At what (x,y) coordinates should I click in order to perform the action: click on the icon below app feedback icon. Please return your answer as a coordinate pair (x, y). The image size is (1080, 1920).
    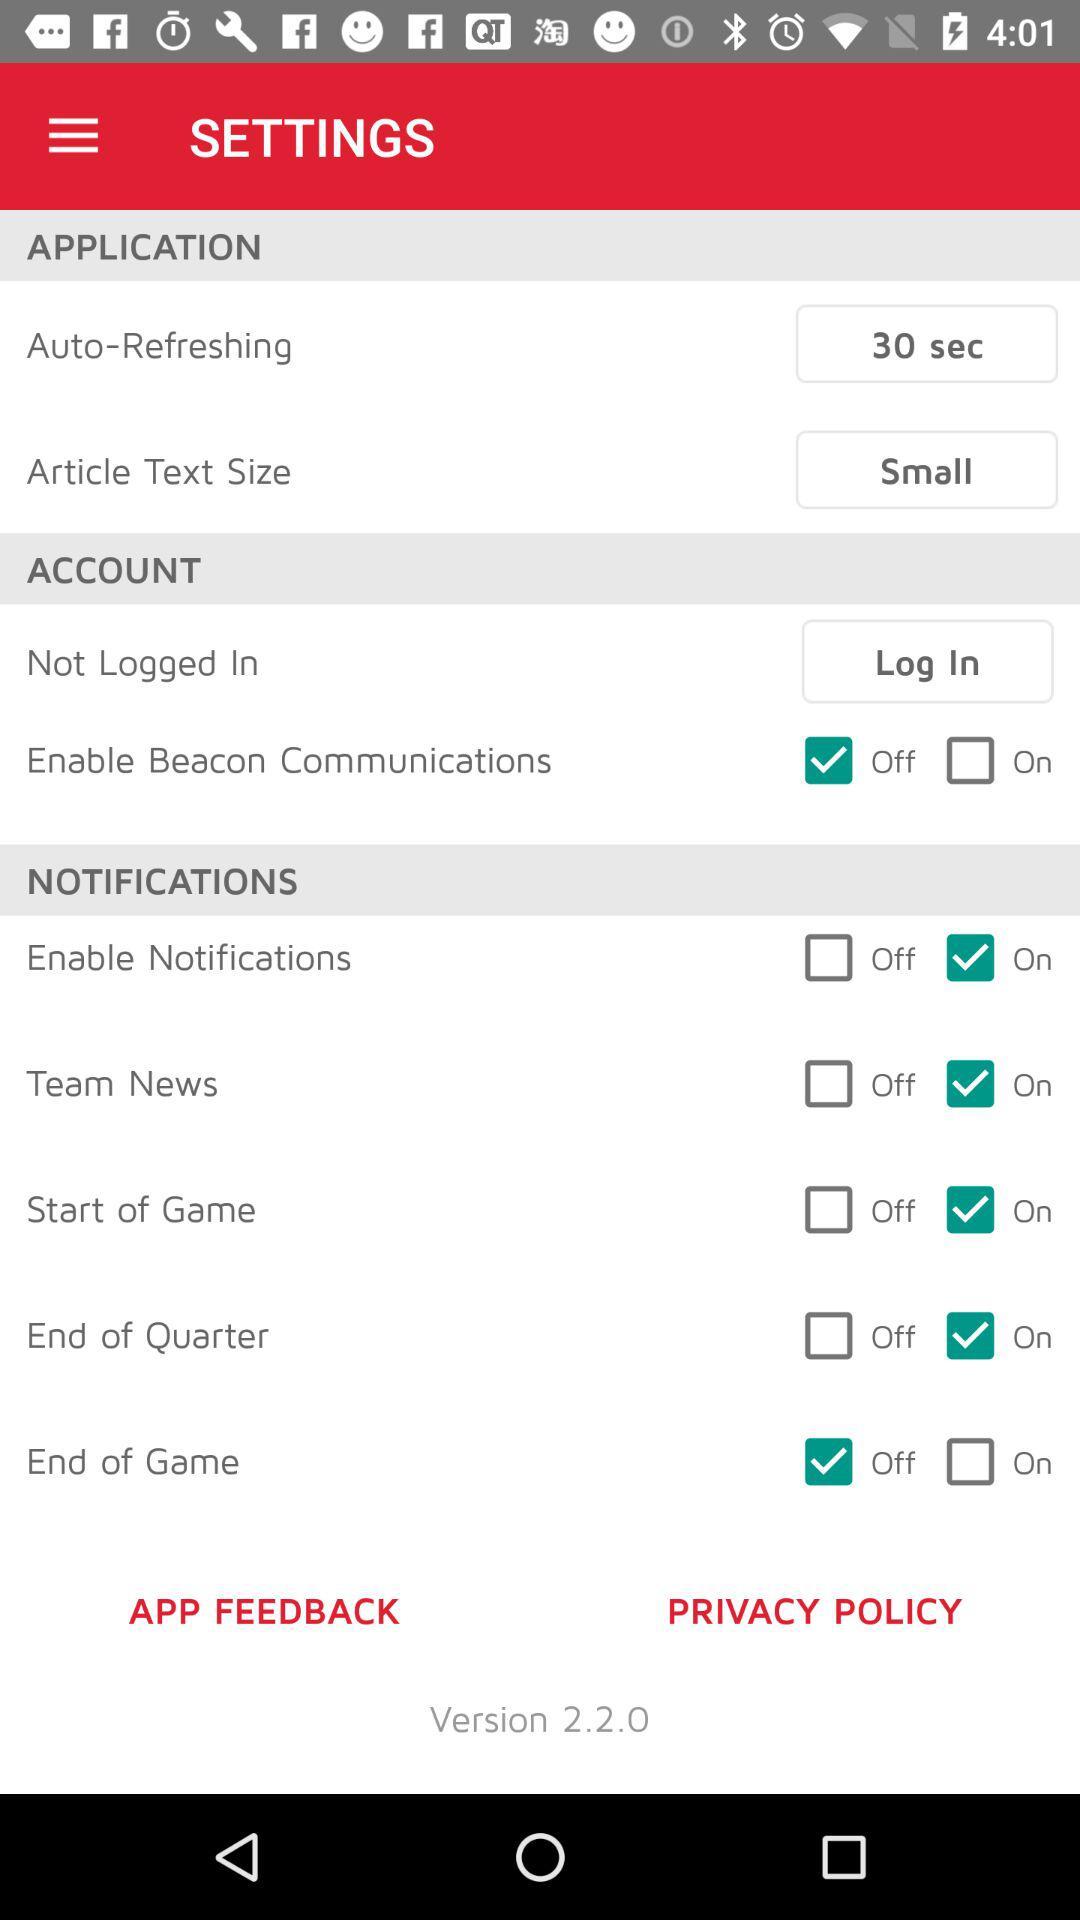
    Looking at the image, I should click on (540, 1716).